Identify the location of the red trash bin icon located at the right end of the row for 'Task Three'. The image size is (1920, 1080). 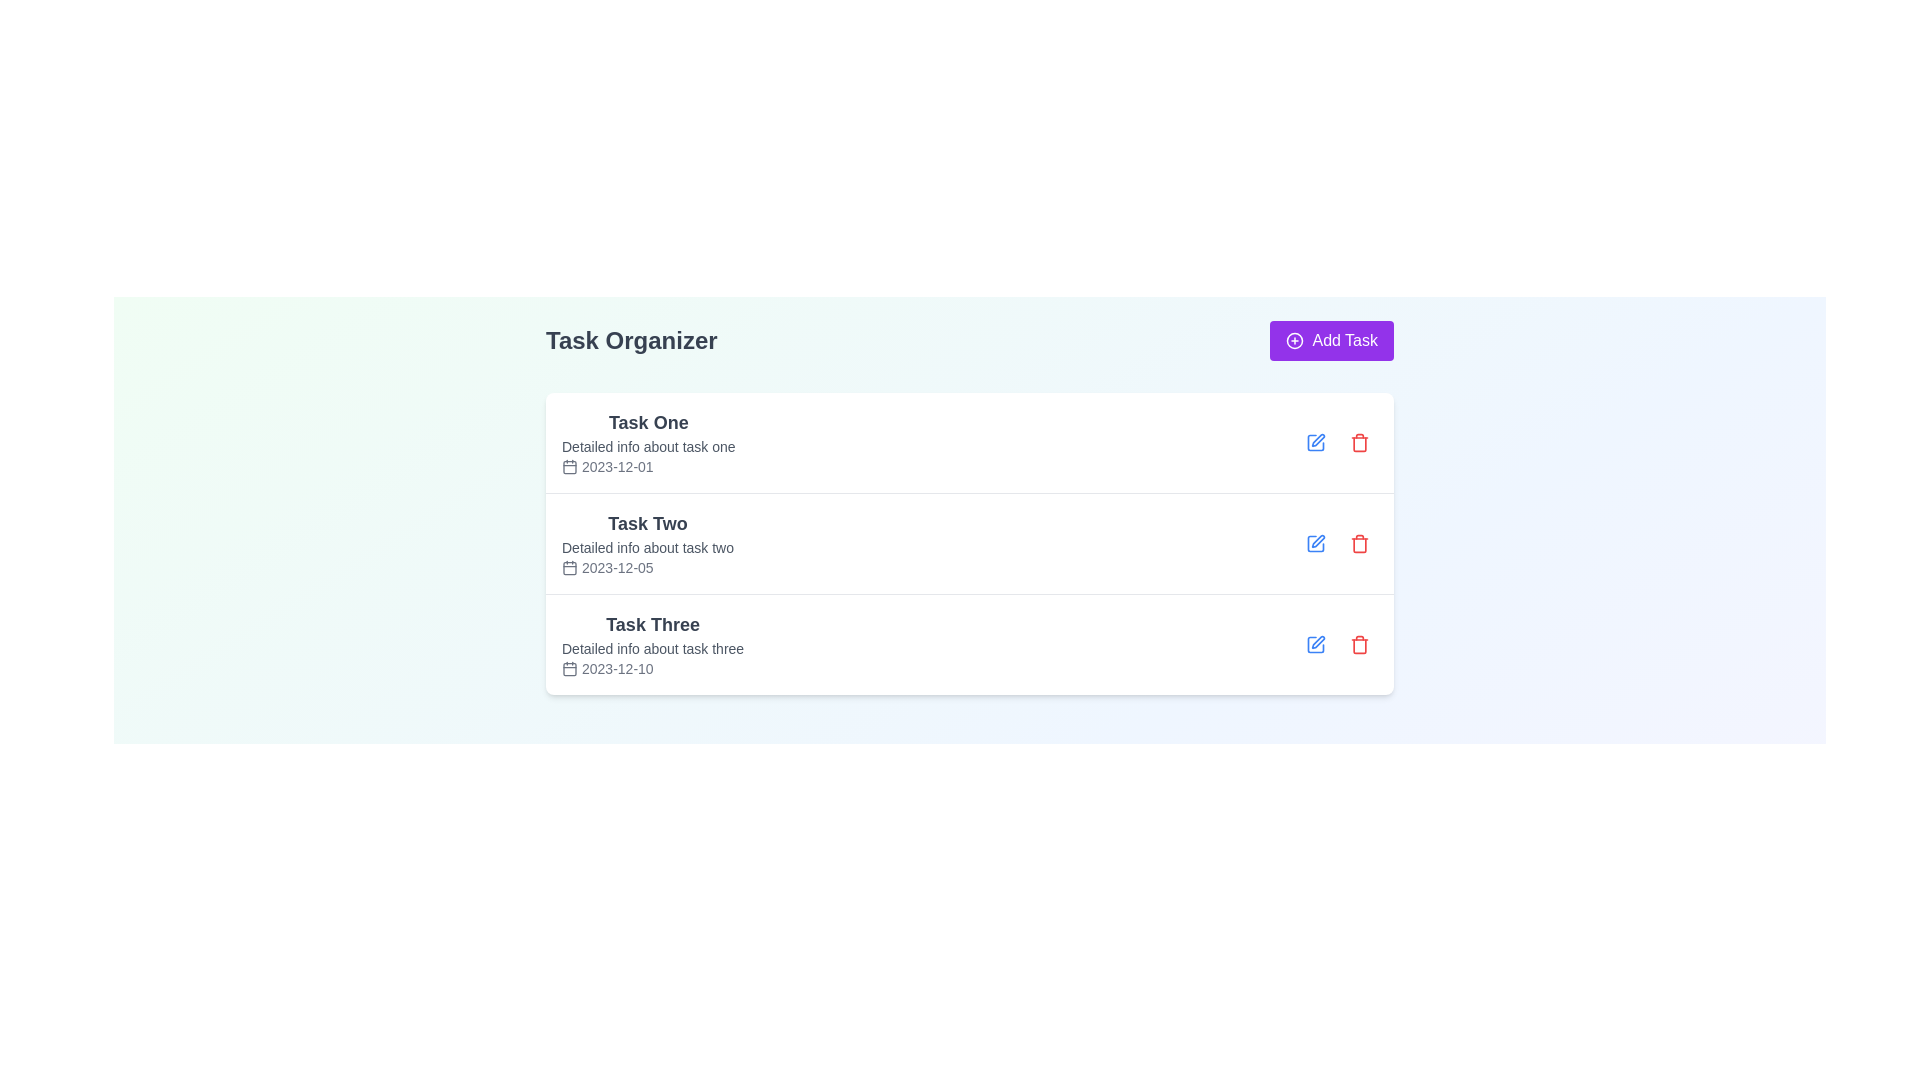
(1359, 644).